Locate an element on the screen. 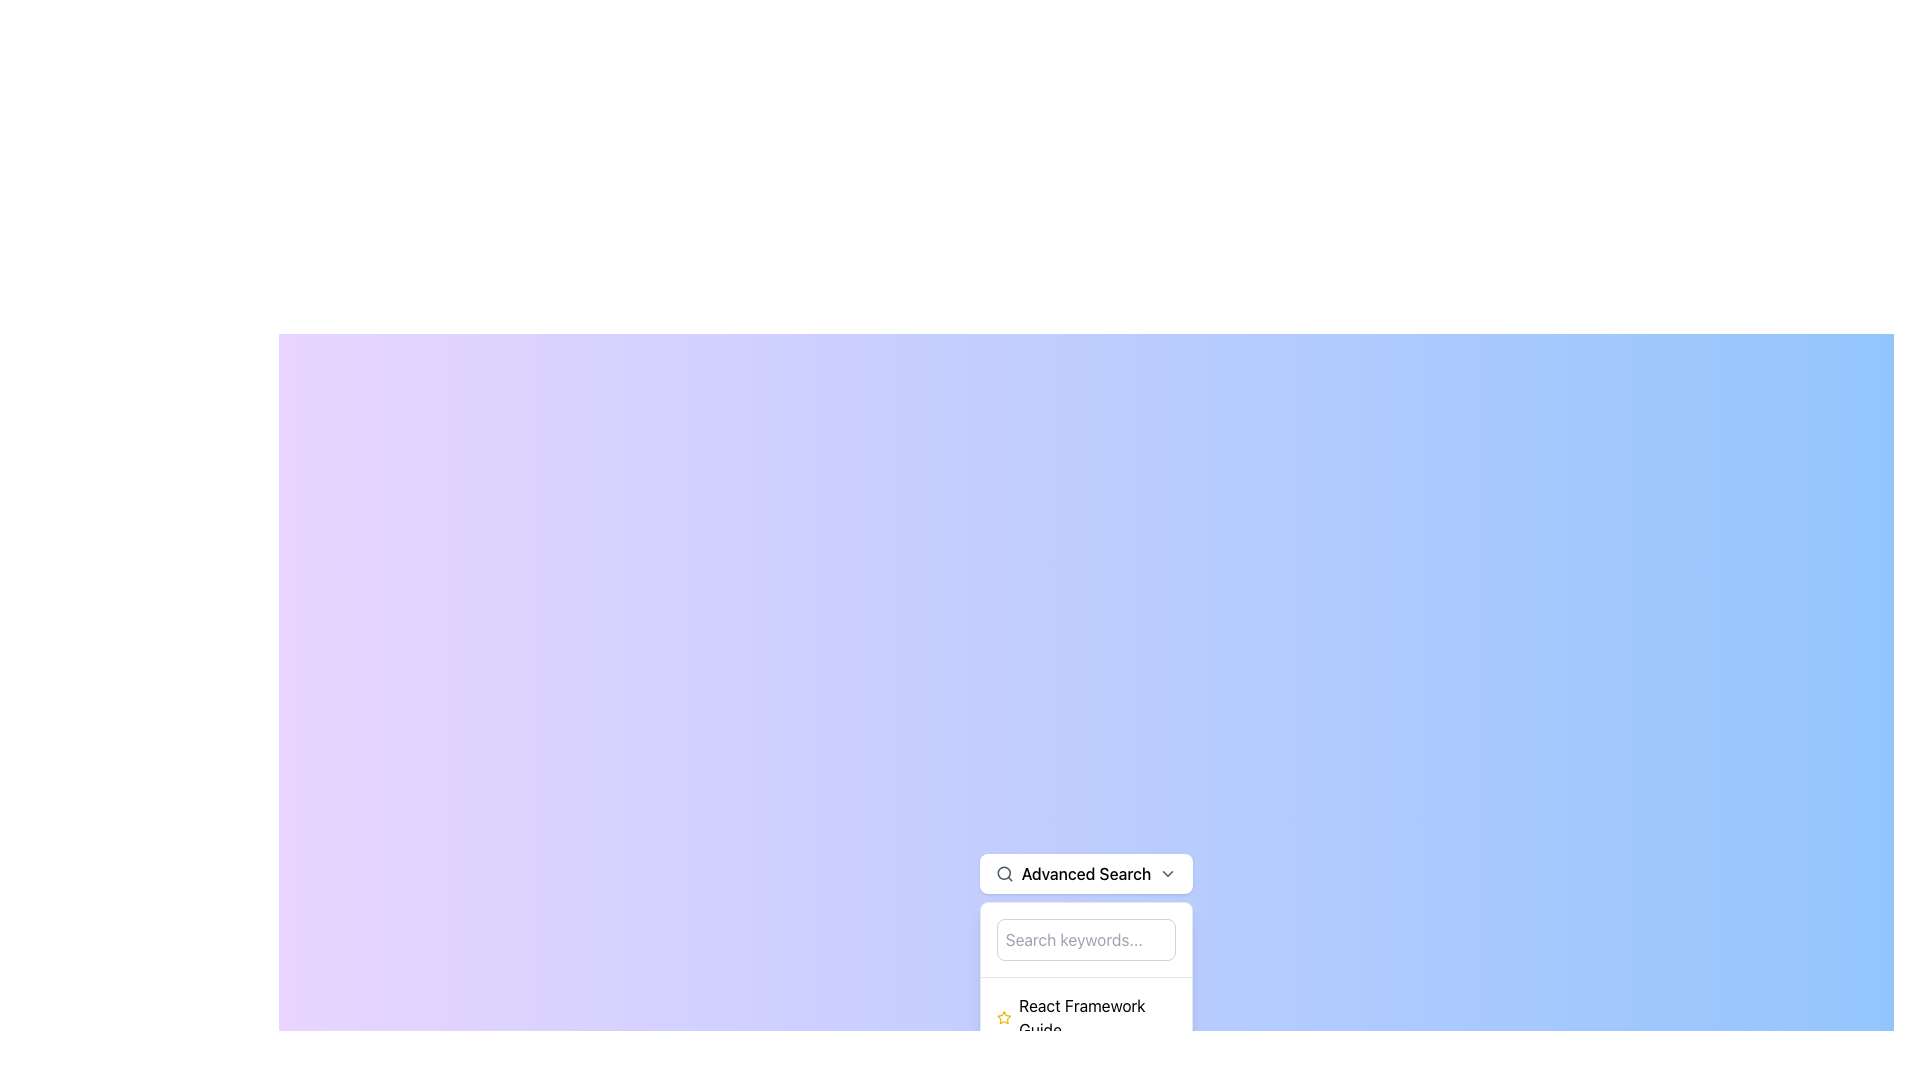  the rectangular text input field with rounded corners and a gray border that includes the placeholder text 'Search keywords...' in the dropdown of the 'Advanced Search' option is located at coordinates (1085, 940).